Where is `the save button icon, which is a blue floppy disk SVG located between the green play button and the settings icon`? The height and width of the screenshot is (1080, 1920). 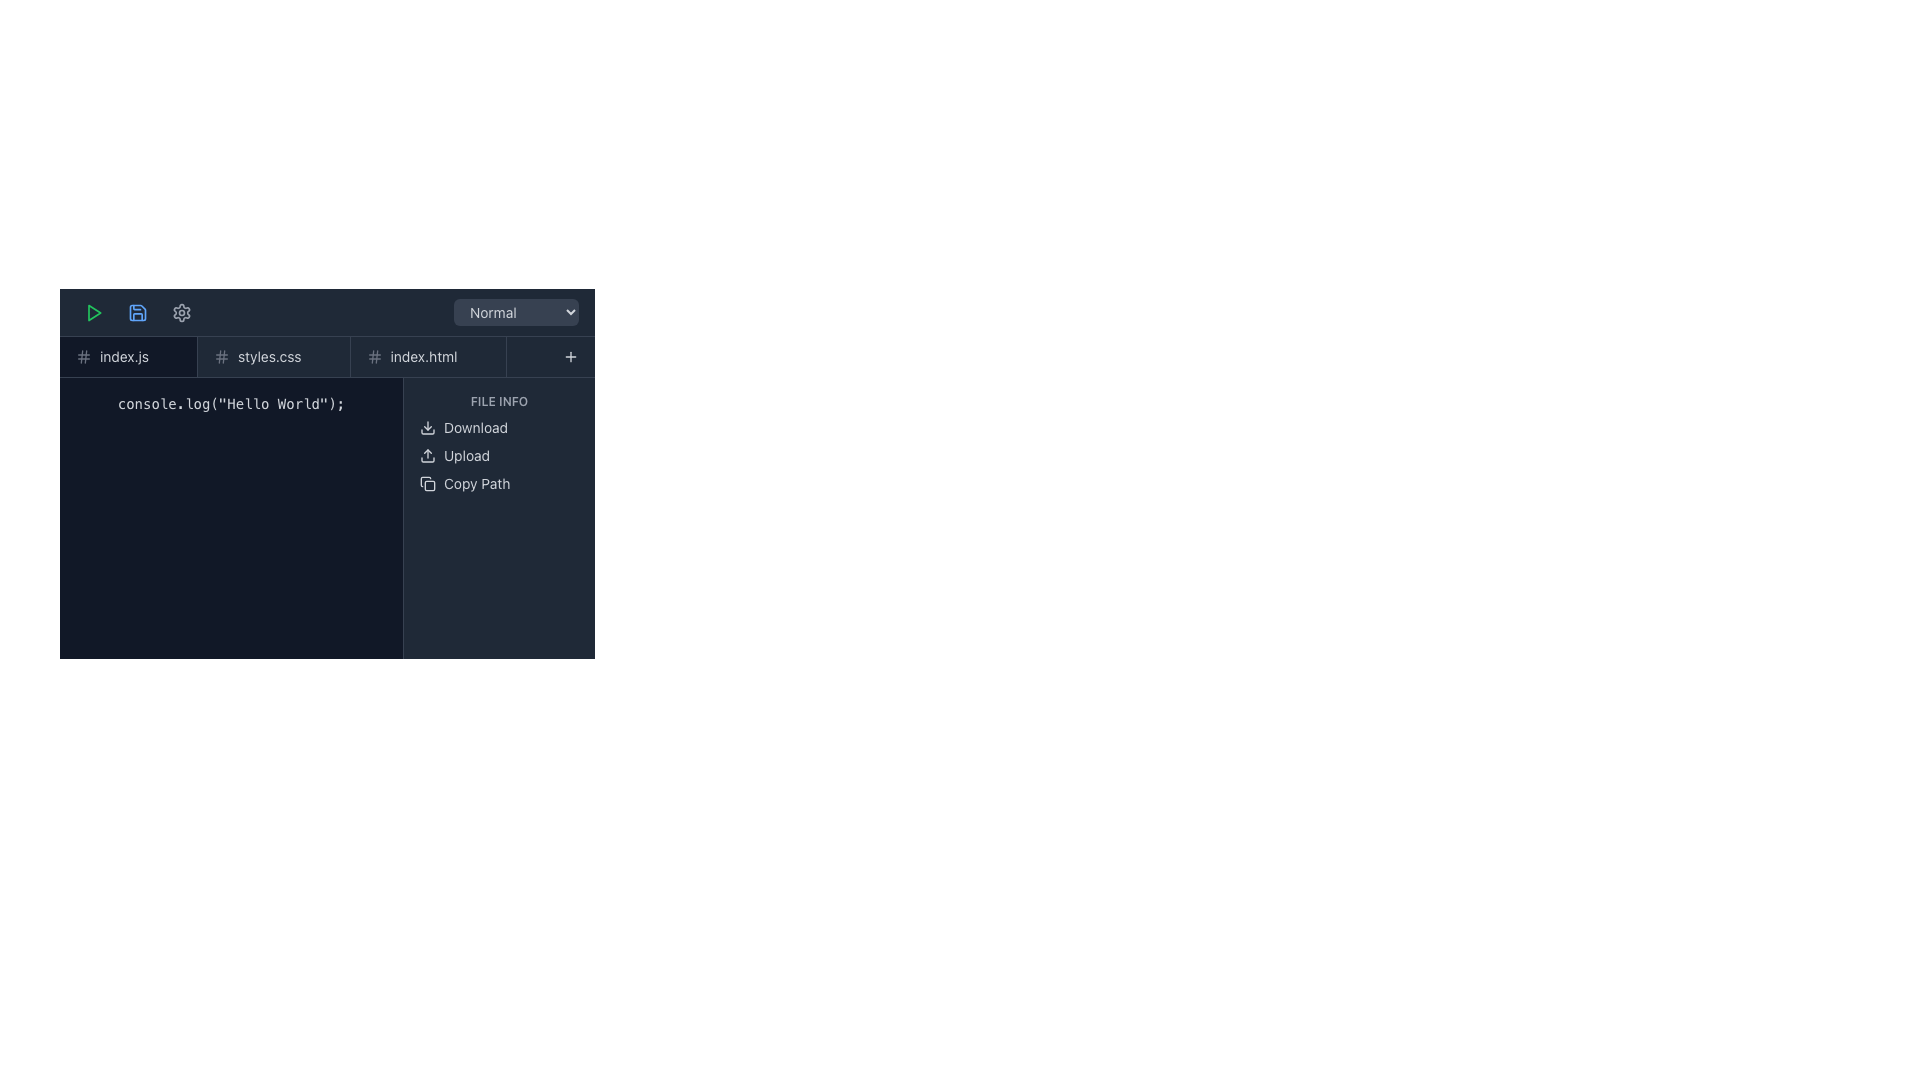 the save button icon, which is a blue floppy disk SVG located between the green play button and the settings icon is located at coordinates (137, 312).